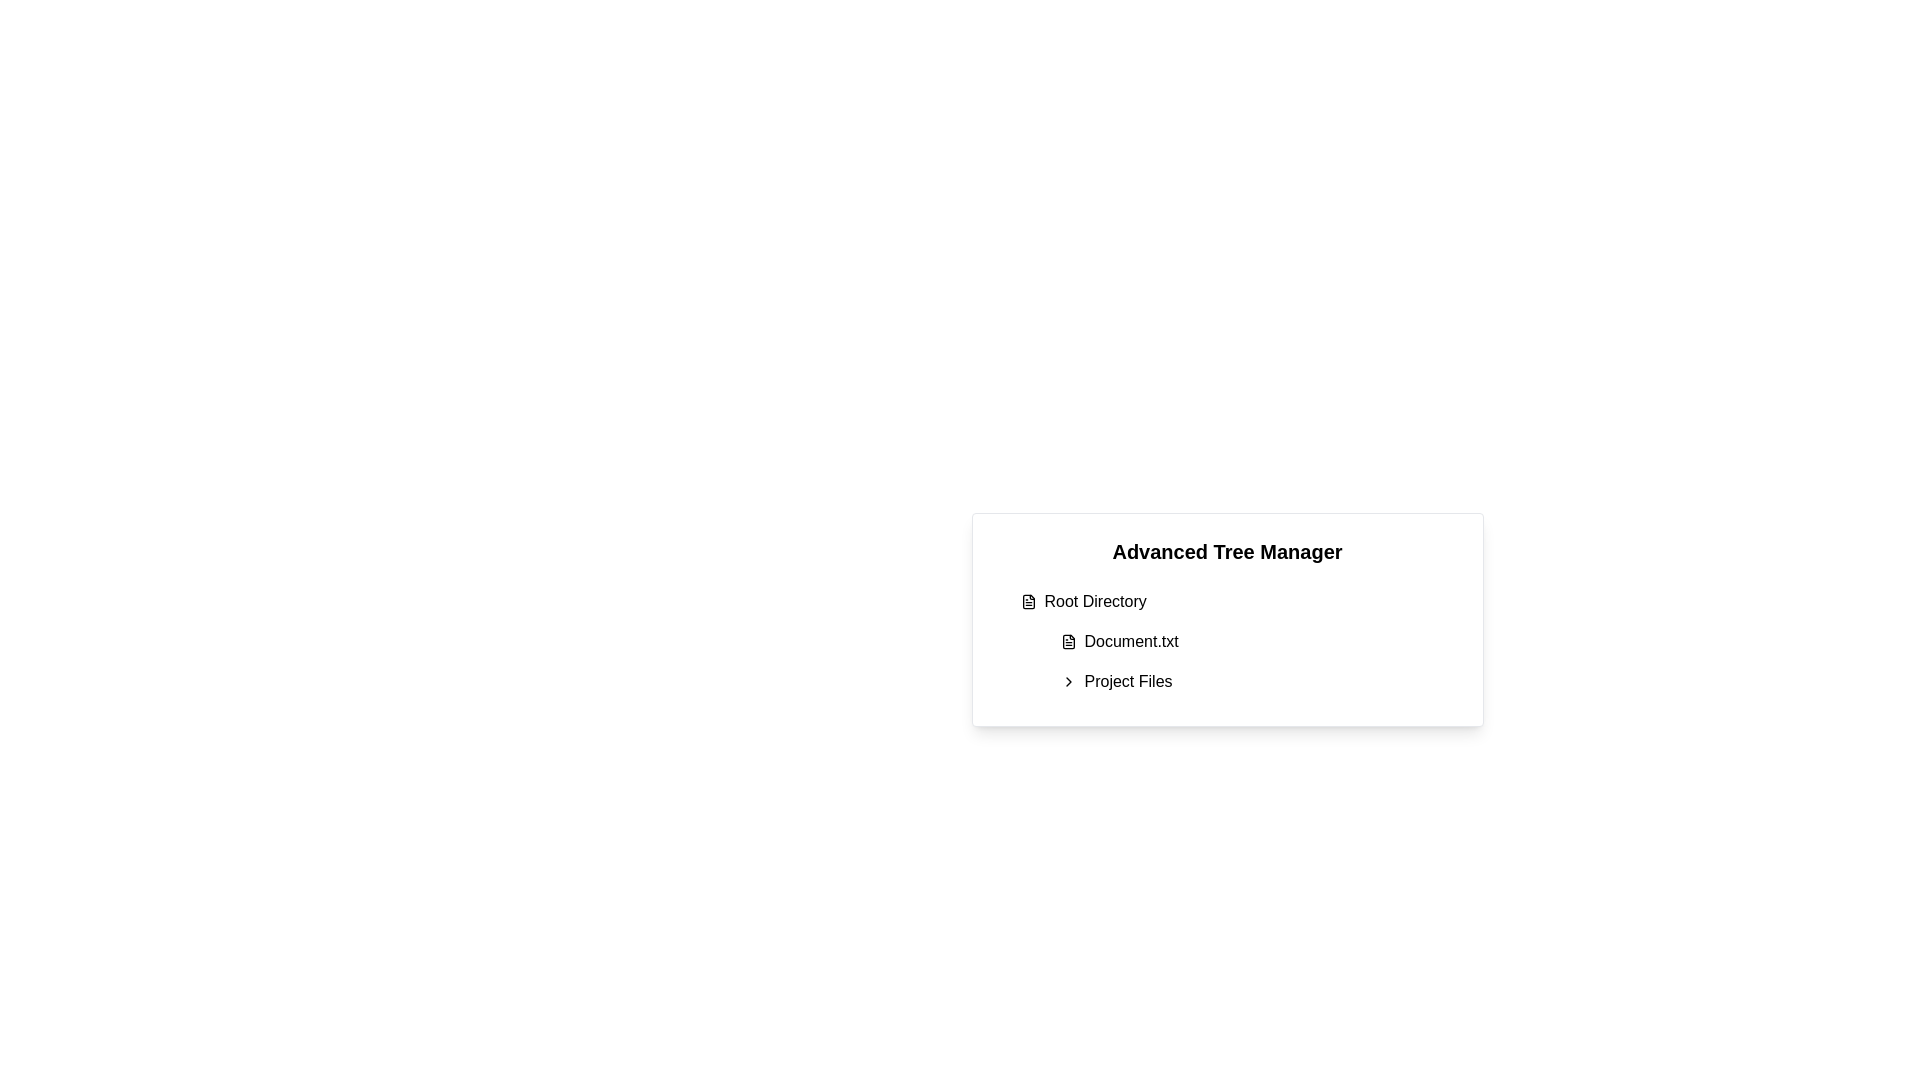  Describe the element at coordinates (1067, 681) in the screenshot. I see `the 'Project Files' icon, which is positioned left of the text label and serves as a toggle for the associated tree view` at that location.